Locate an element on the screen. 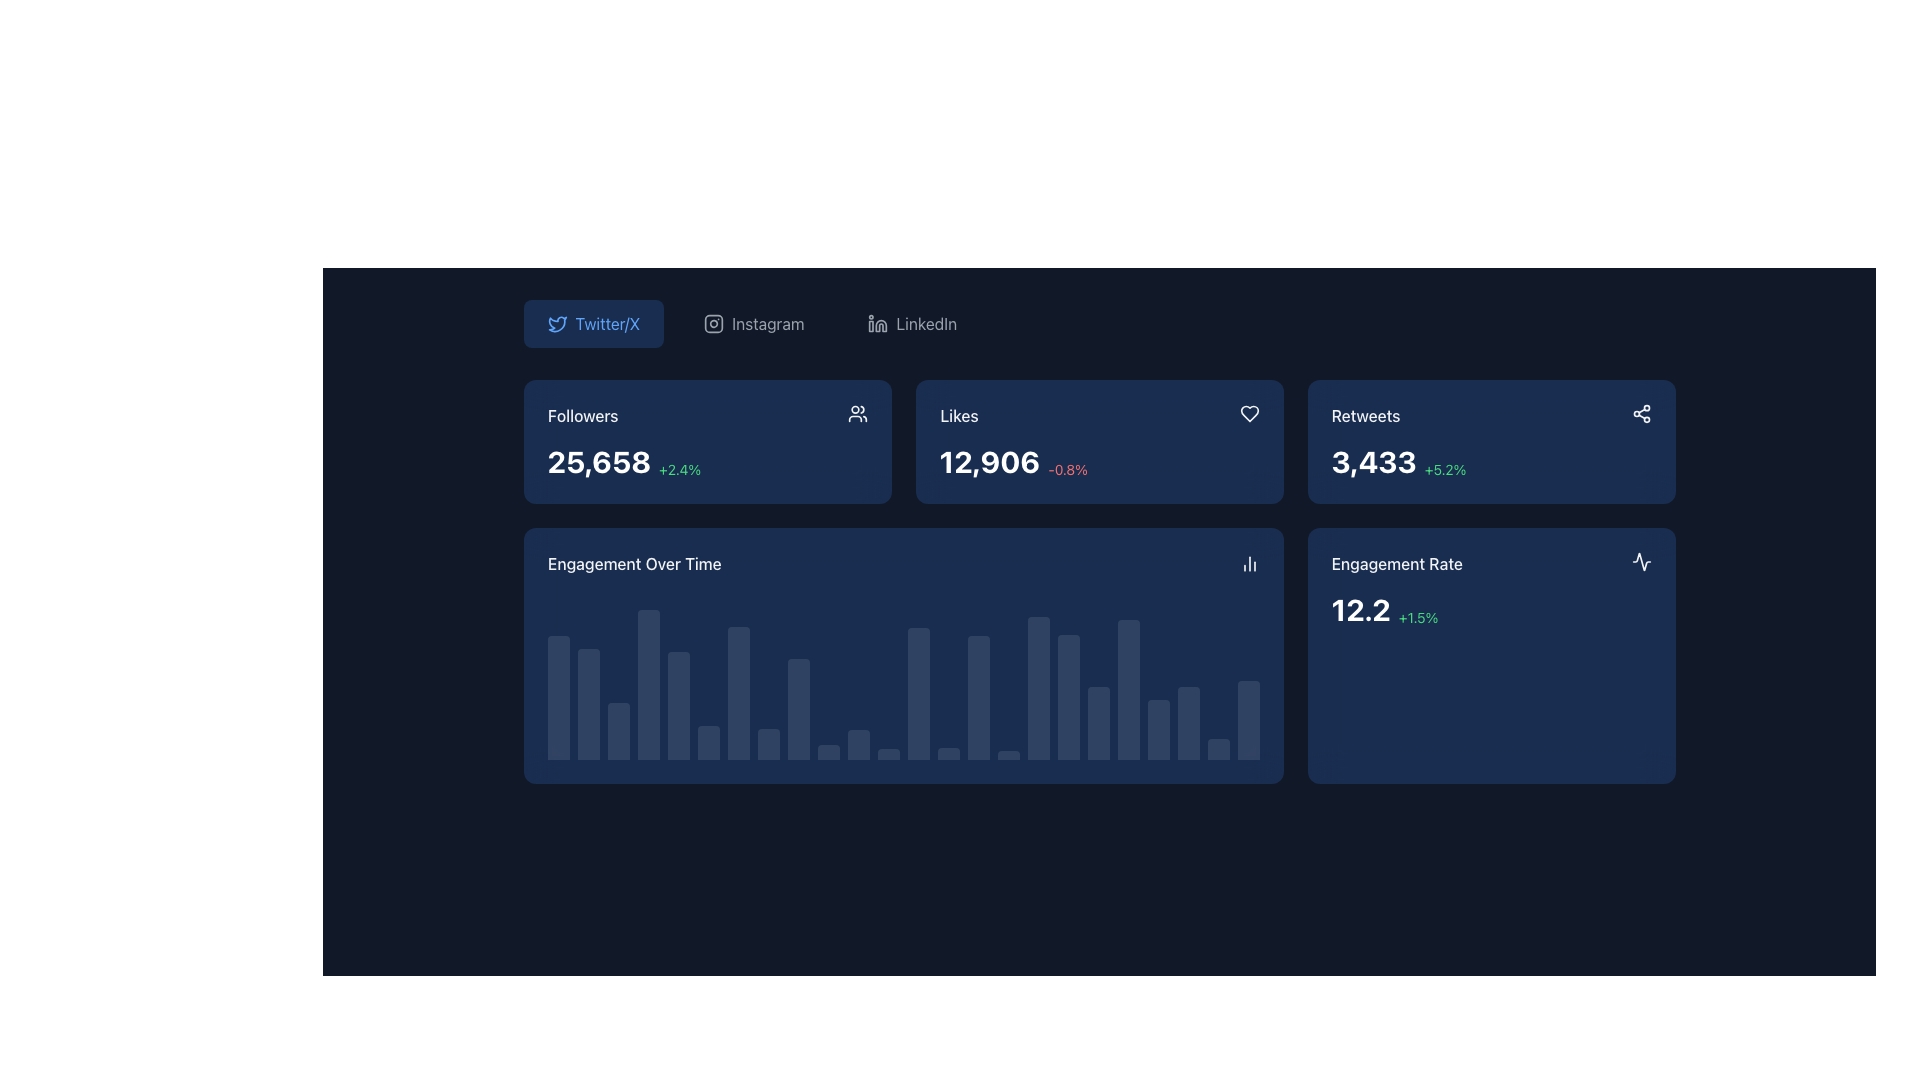 The image size is (1920, 1080). the Metric display showing the number '25,646' and the percentage '+2.4%' located in the lower portion of the 'Followers' panel is located at coordinates (707, 462).